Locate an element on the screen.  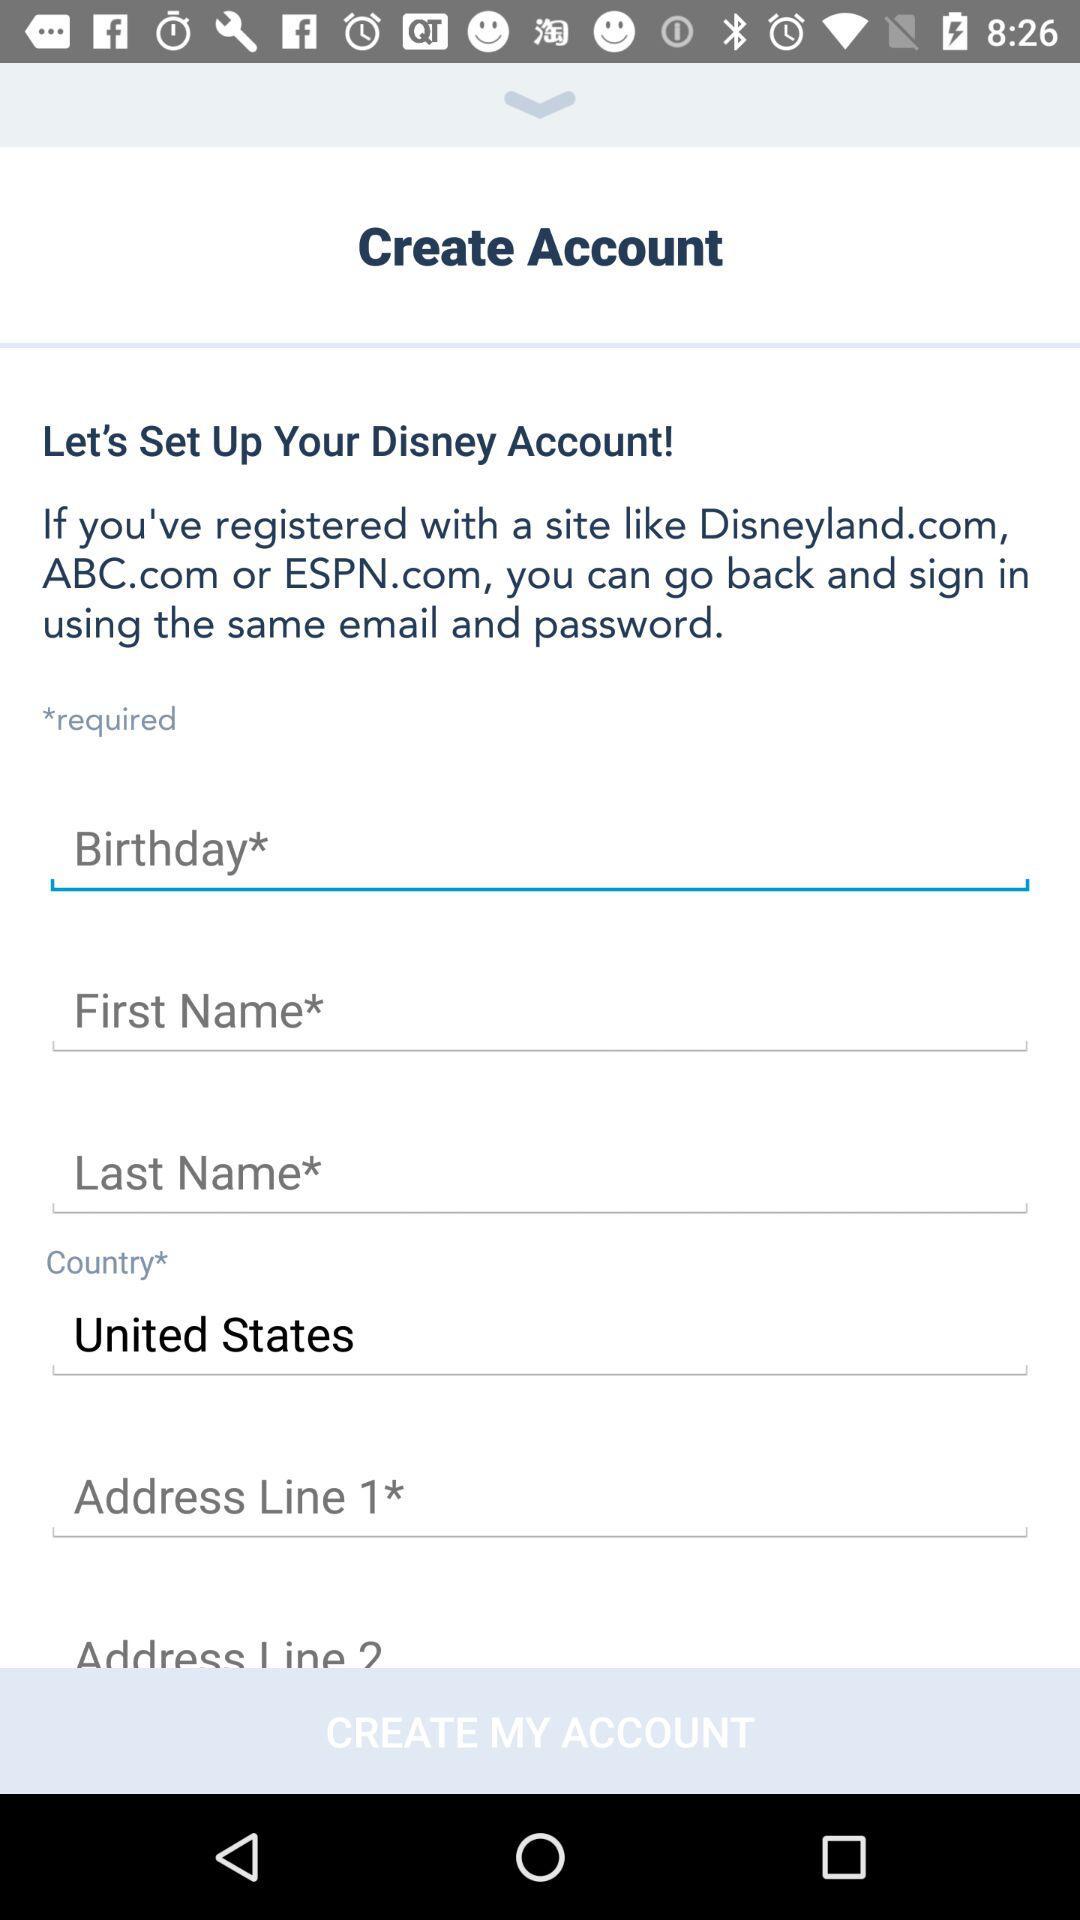
address line 2 is located at coordinates (540, 1637).